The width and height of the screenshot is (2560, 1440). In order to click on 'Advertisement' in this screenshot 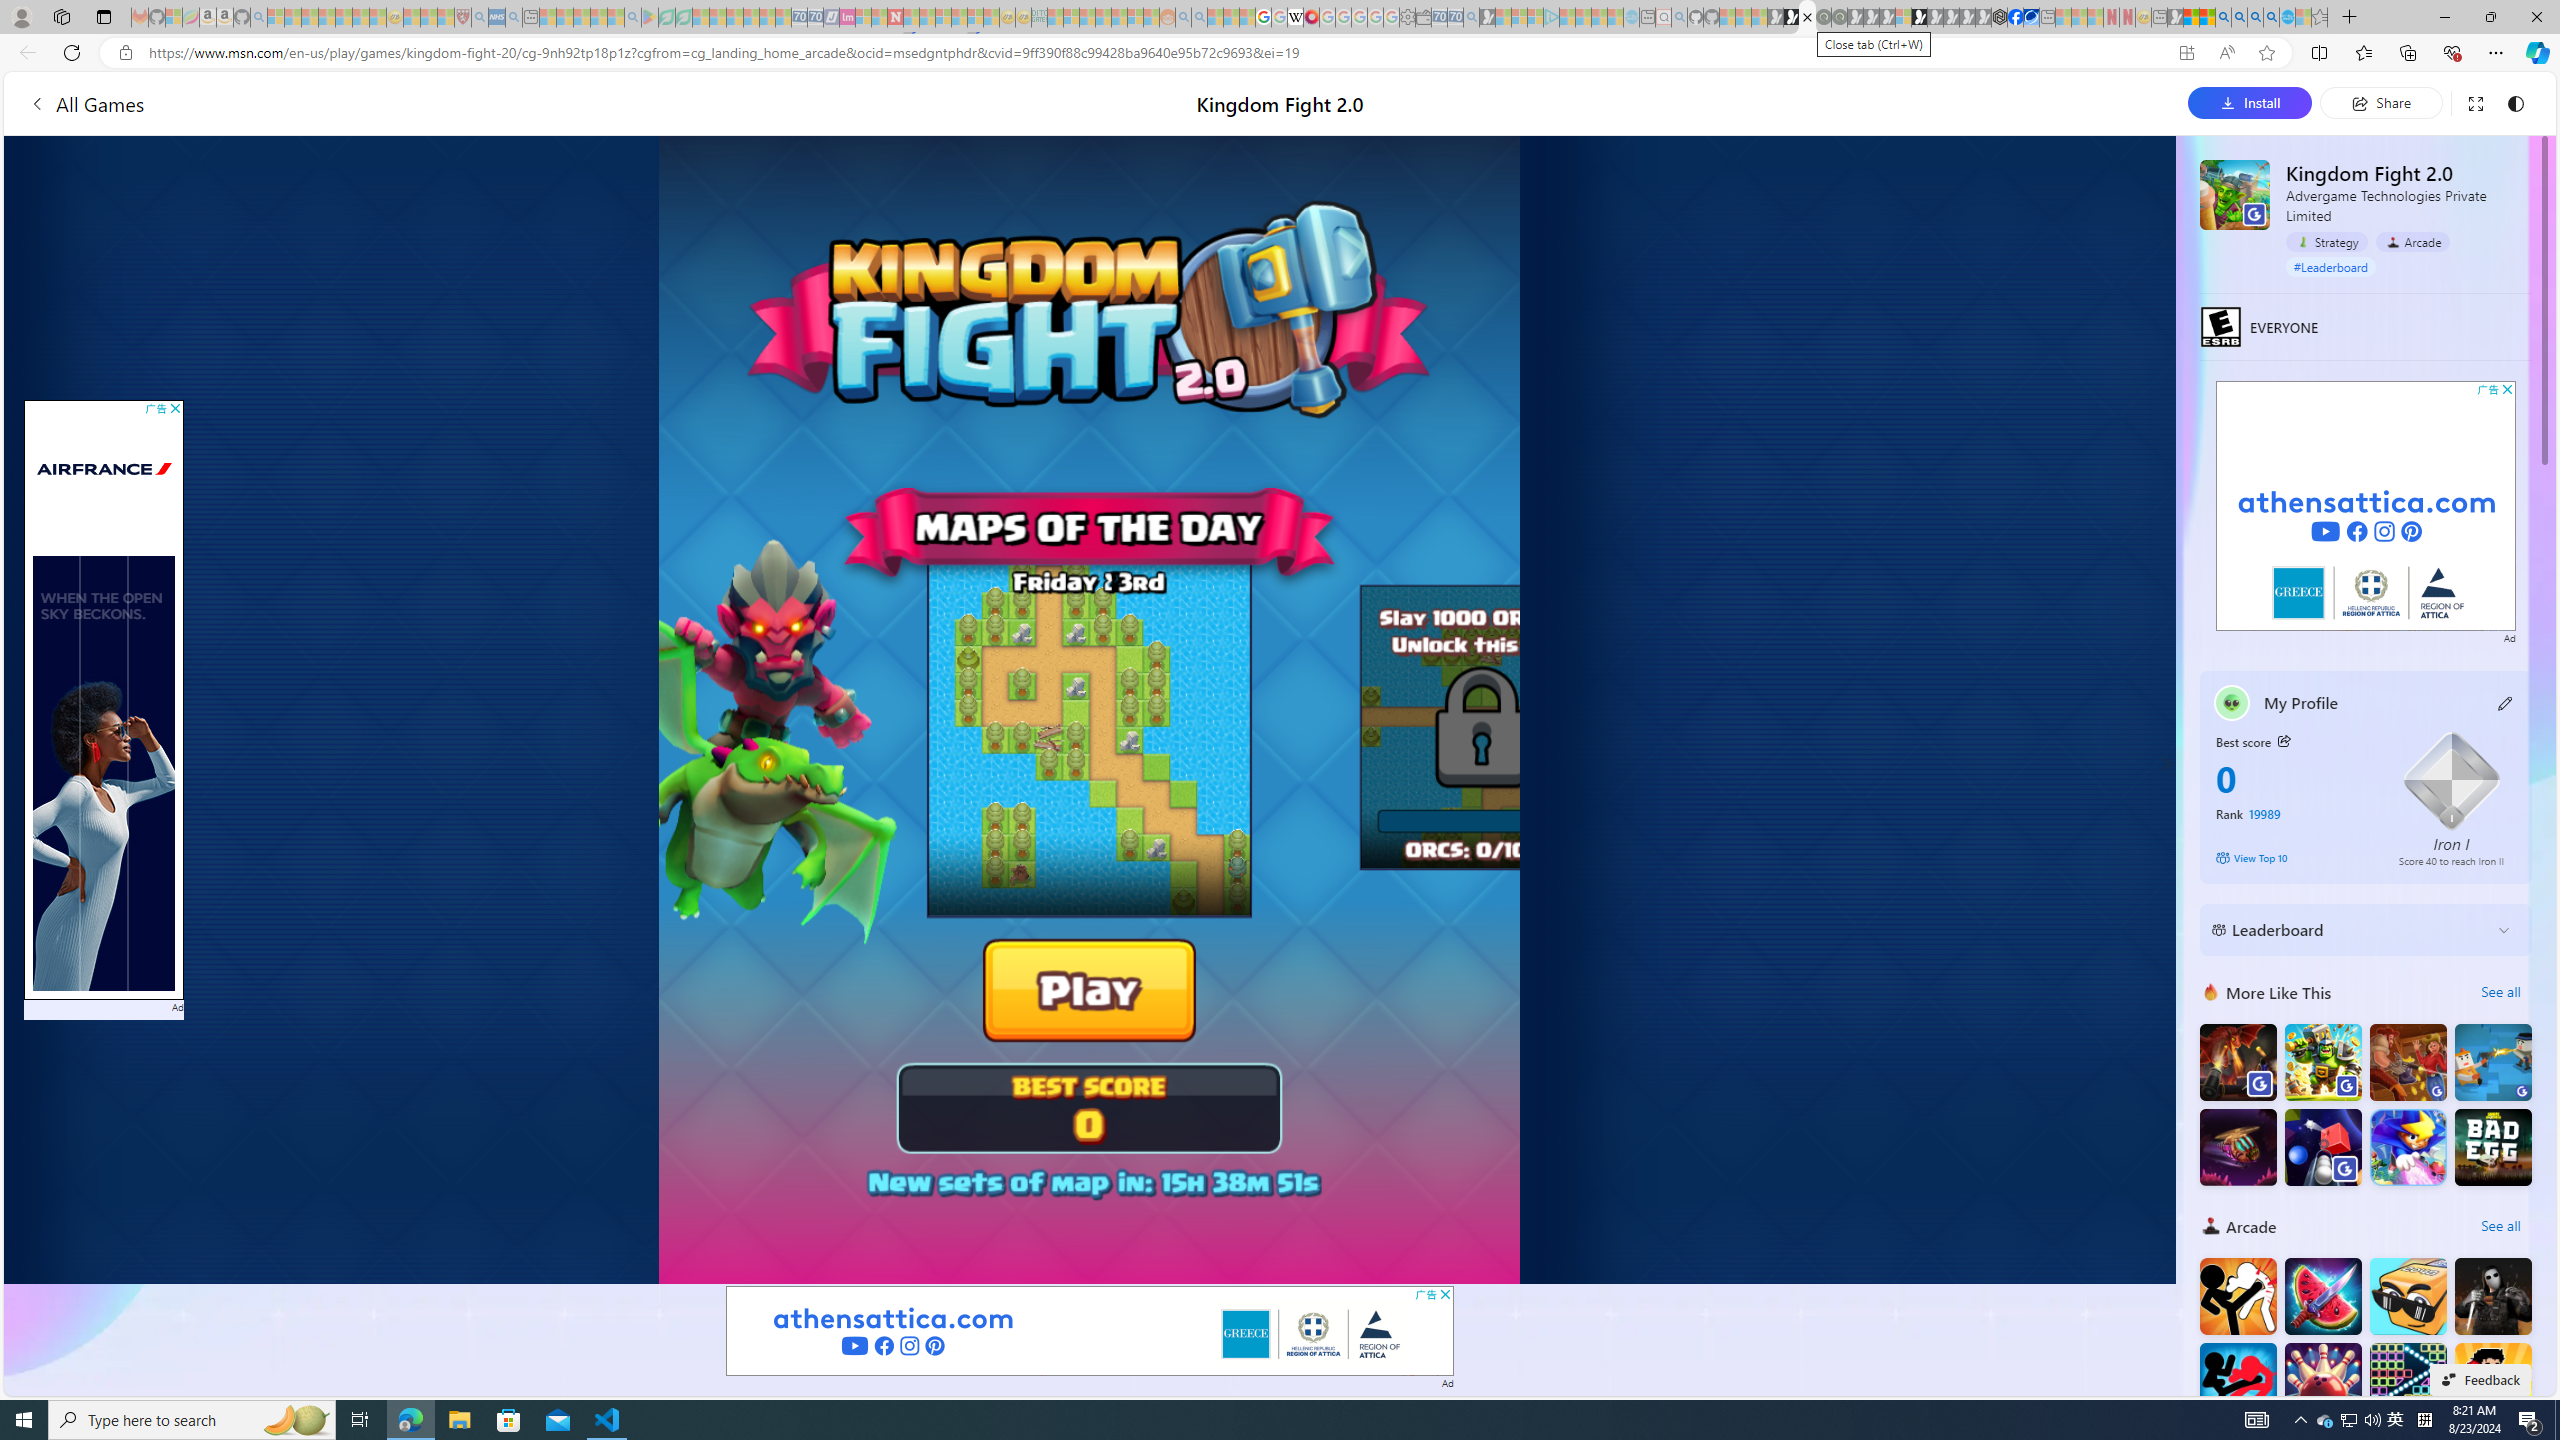, I will do `click(2365, 505)`.